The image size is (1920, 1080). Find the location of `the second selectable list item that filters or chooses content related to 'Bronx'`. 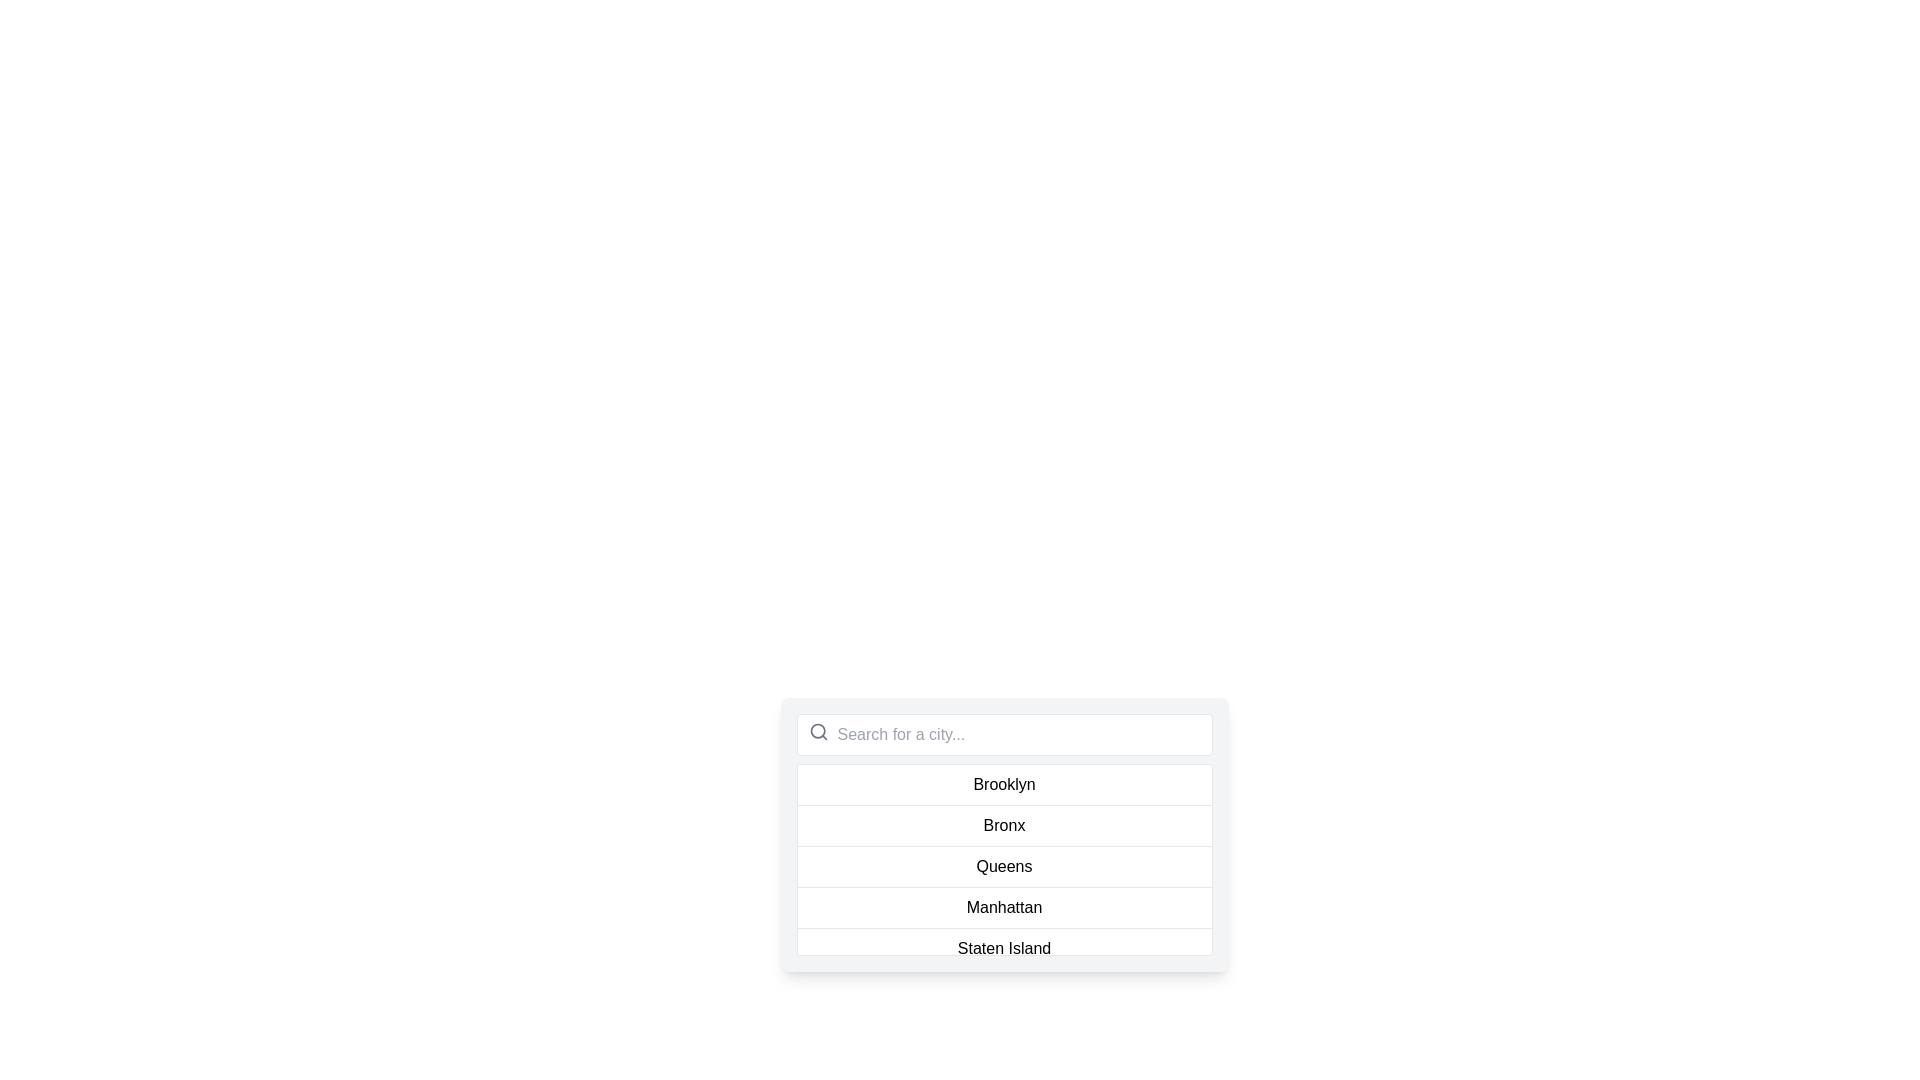

the second selectable list item that filters or chooses content related to 'Bronx' is located at coordinates (1004, 834).